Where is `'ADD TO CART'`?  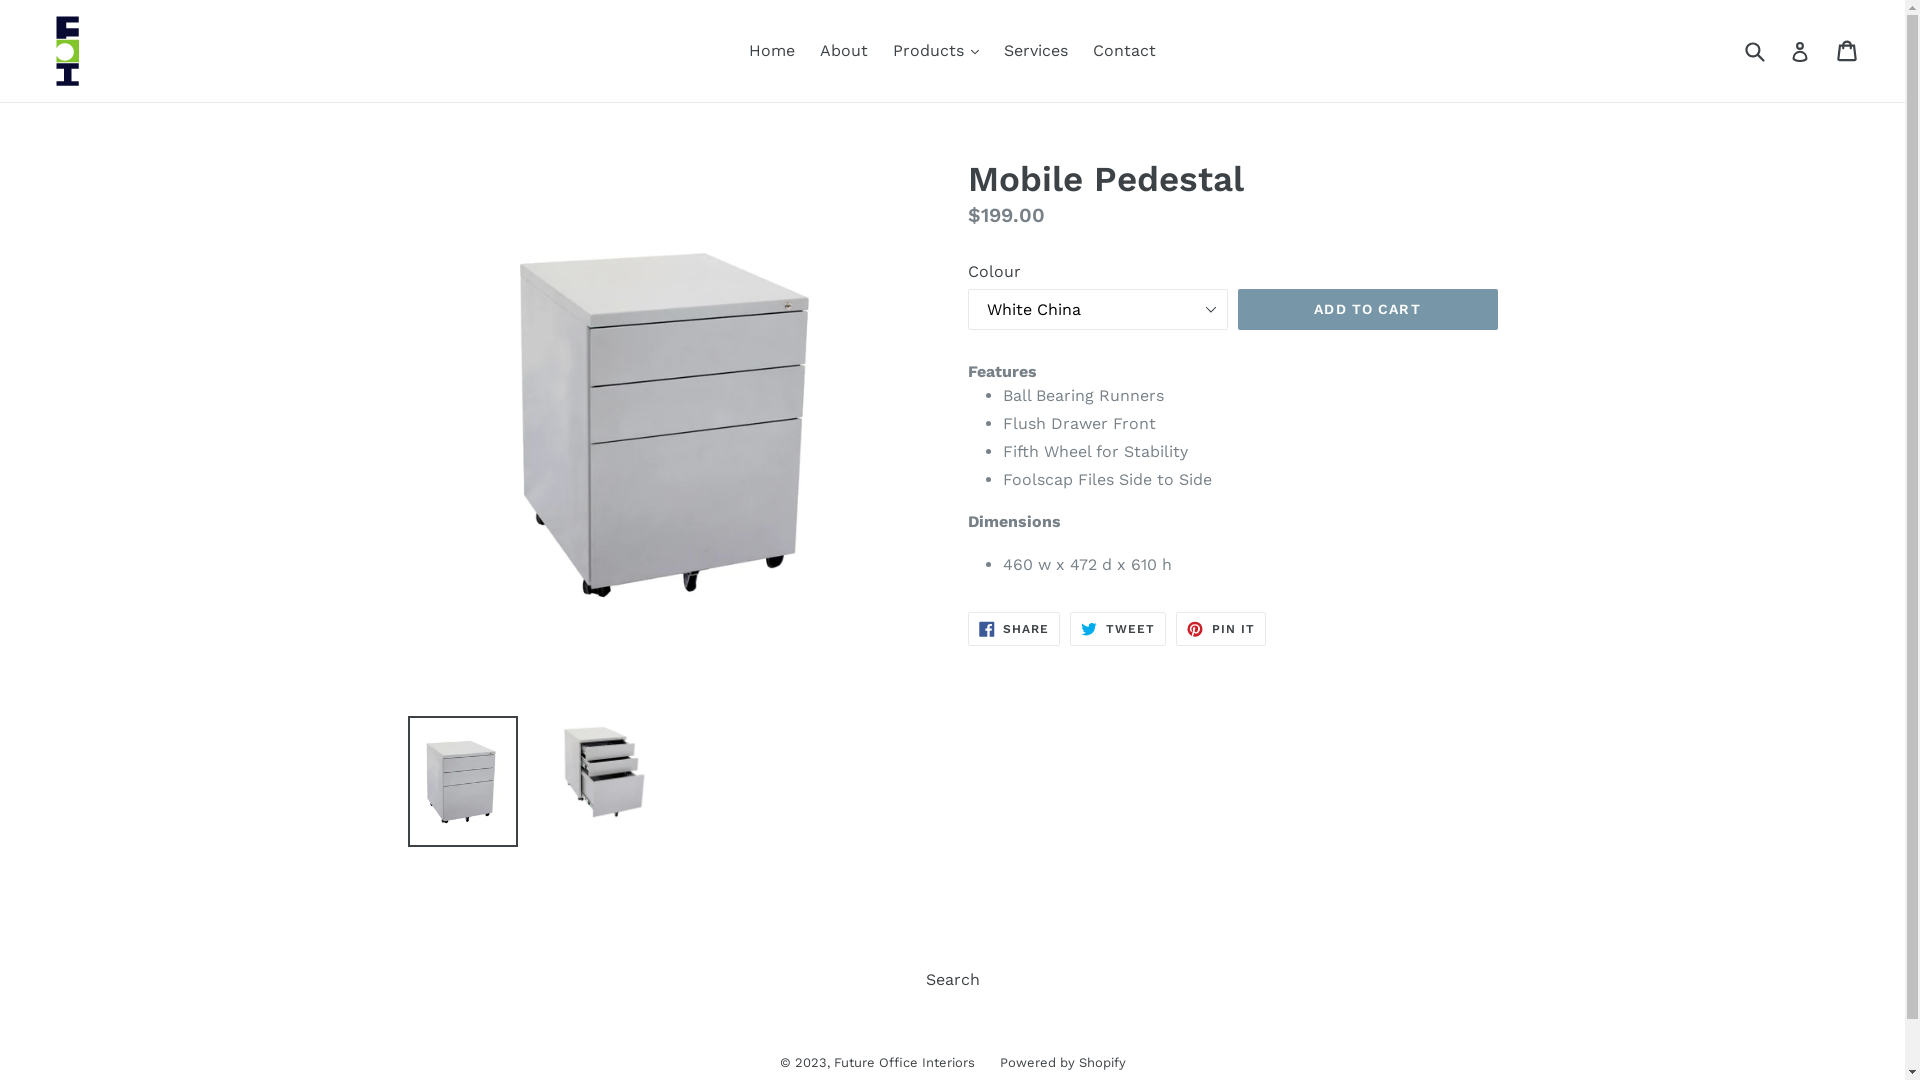
'ADD TO CART' is located at coordinates (1367, 309).